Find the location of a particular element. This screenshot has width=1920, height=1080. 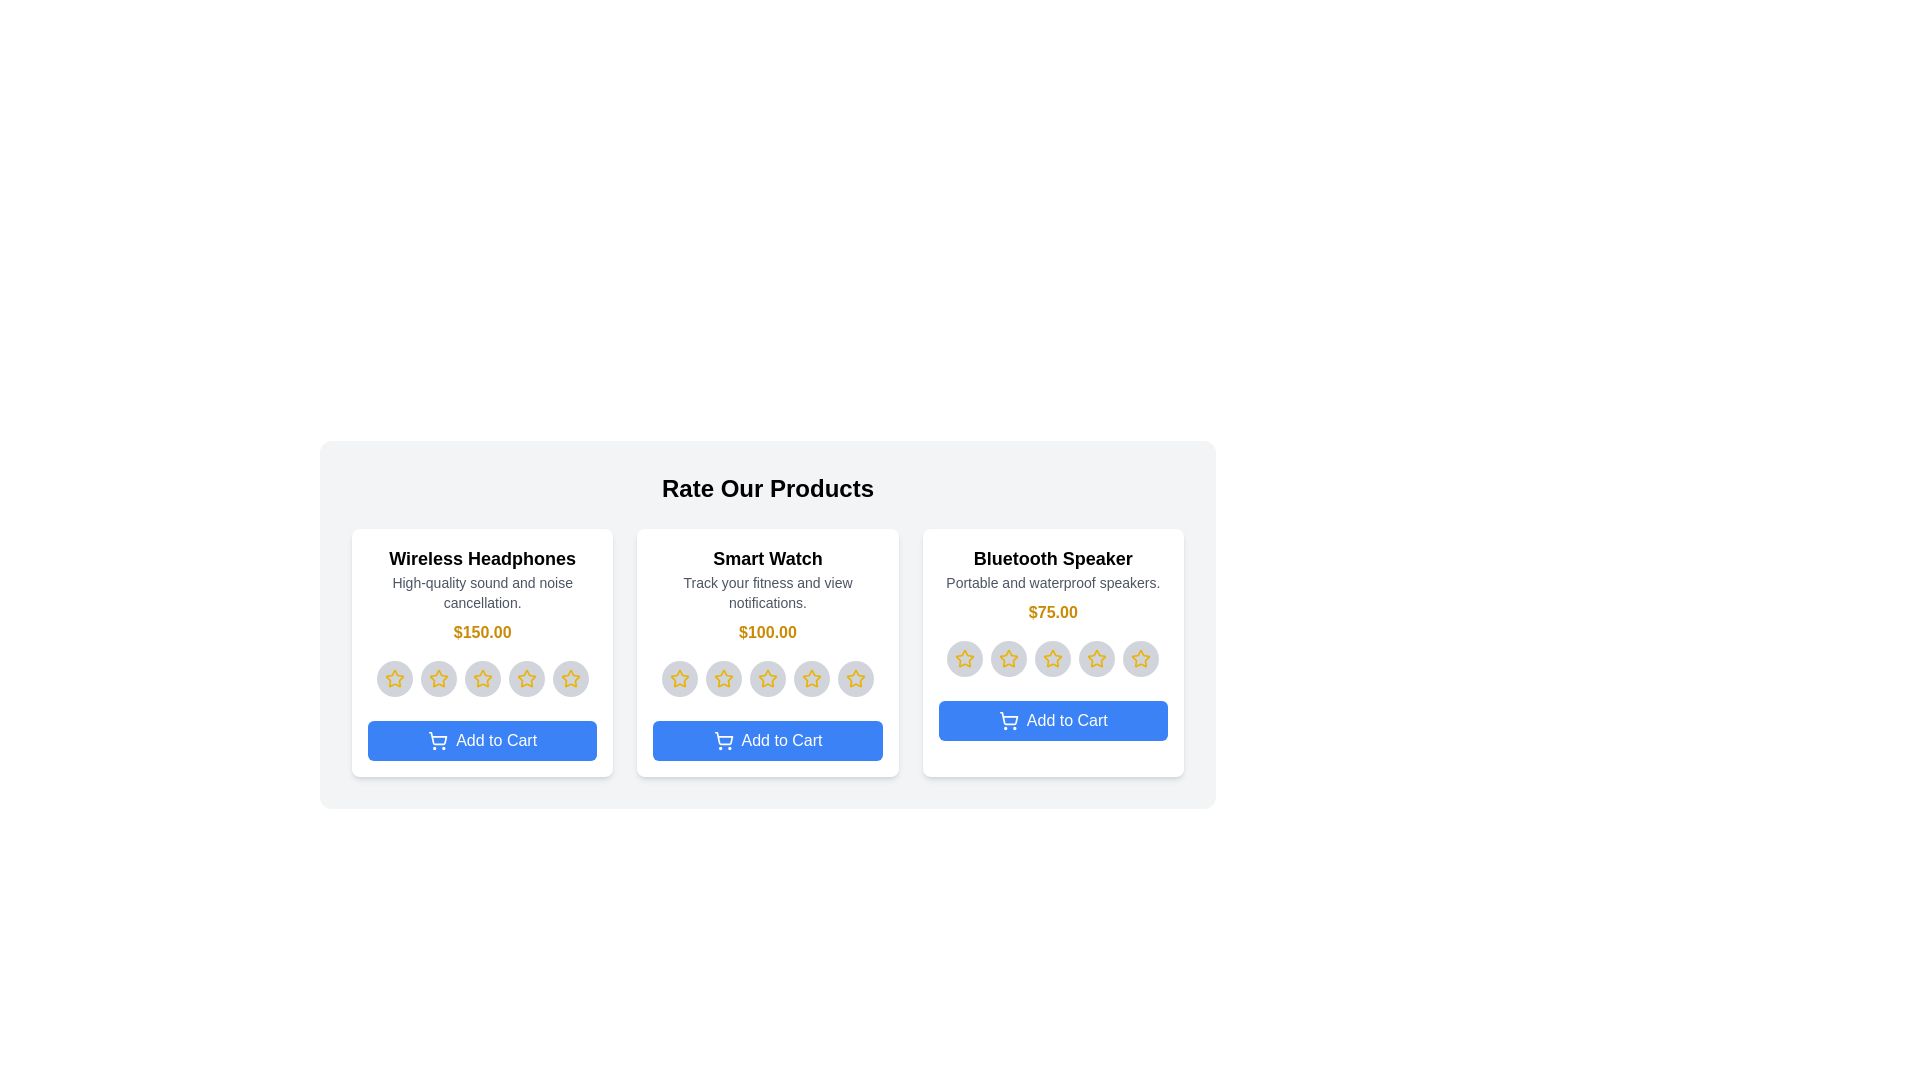

the star corresponding to 1 for the product 'Smart Watch' is located at coordinates (680, 677).